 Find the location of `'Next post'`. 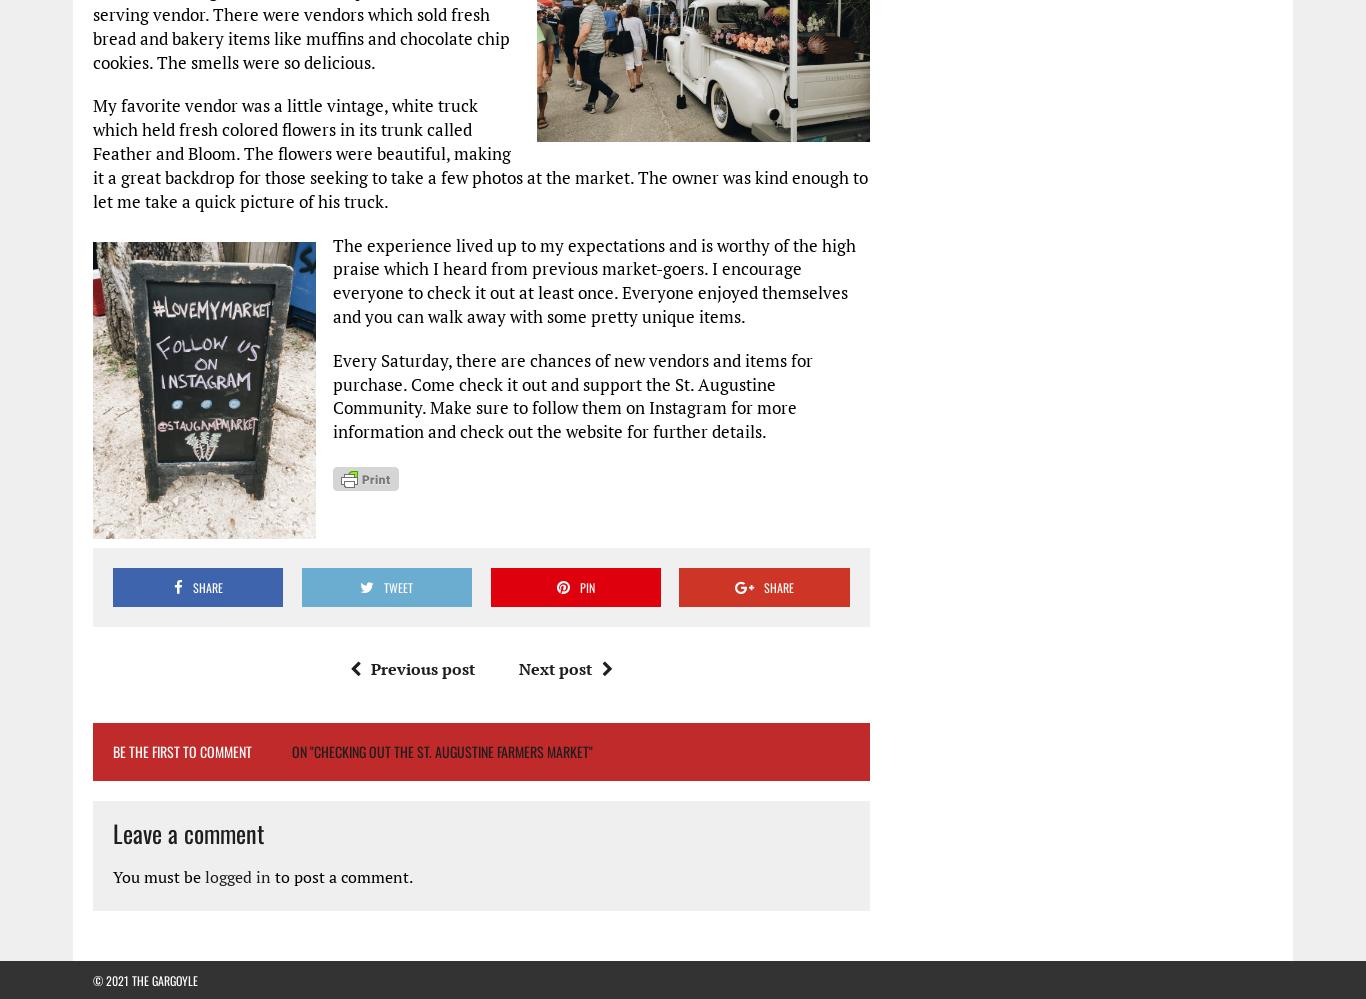

'Next post' is located at coordinates (554, 669).